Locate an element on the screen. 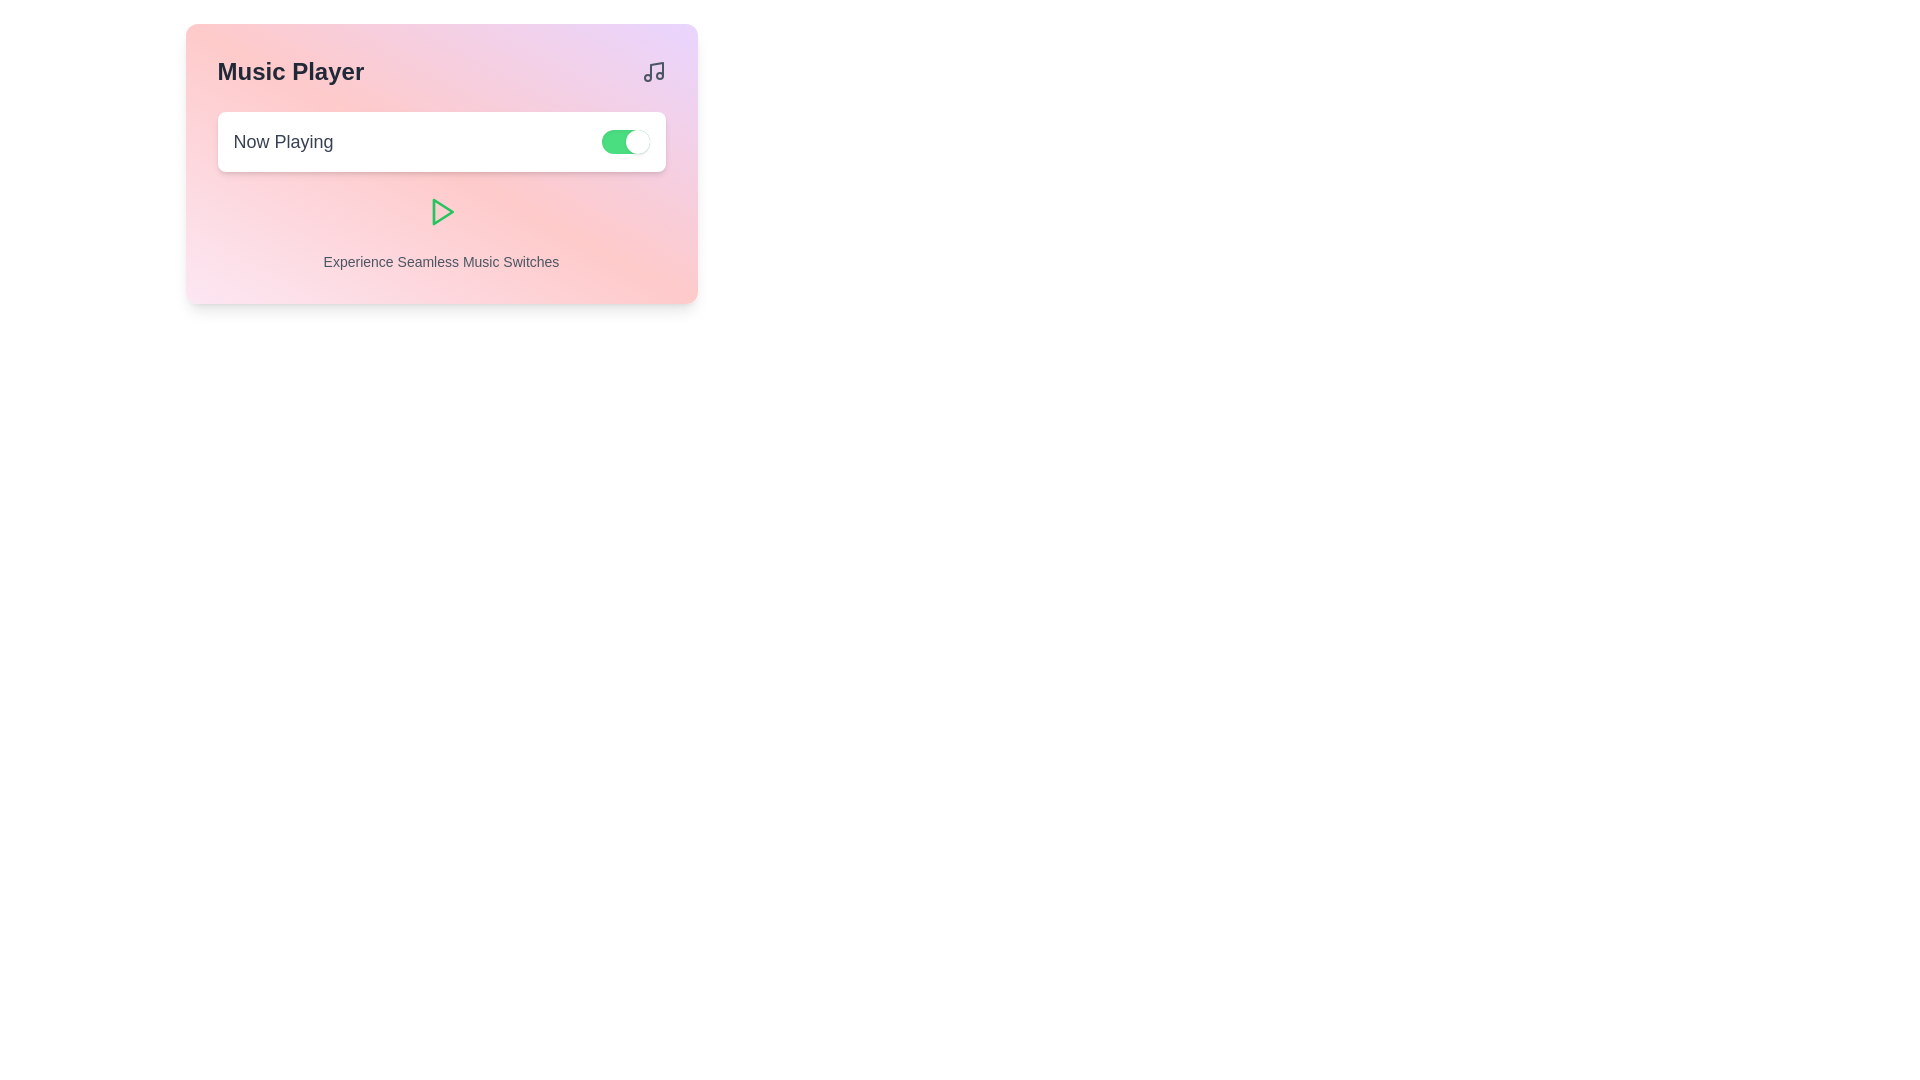  the musical note icon located at the top-right corner of the 'Music Player' panel, adjacent to the 'Music Player' title text is located at coordinates (653, 71).